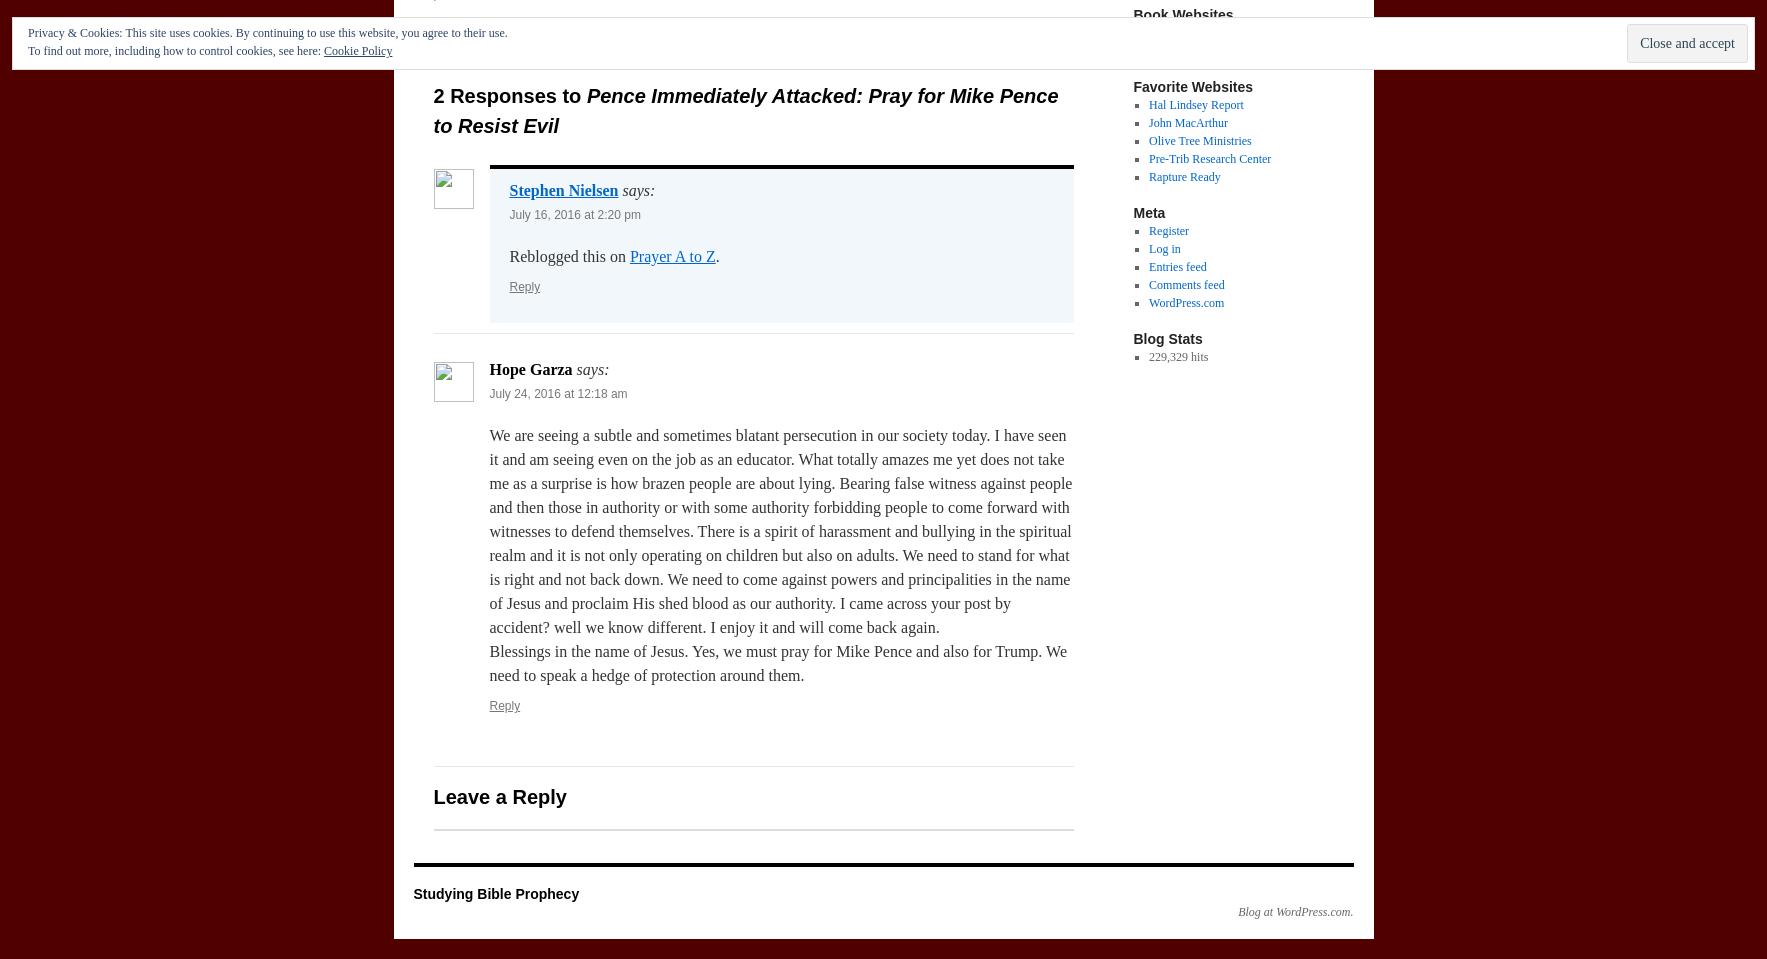 This screenshot has width=1767, height=959. What do you see at coordinates (1182, 13) in the screenshot?
I see `'Book Websites'` at bounding box center [1182, 13].